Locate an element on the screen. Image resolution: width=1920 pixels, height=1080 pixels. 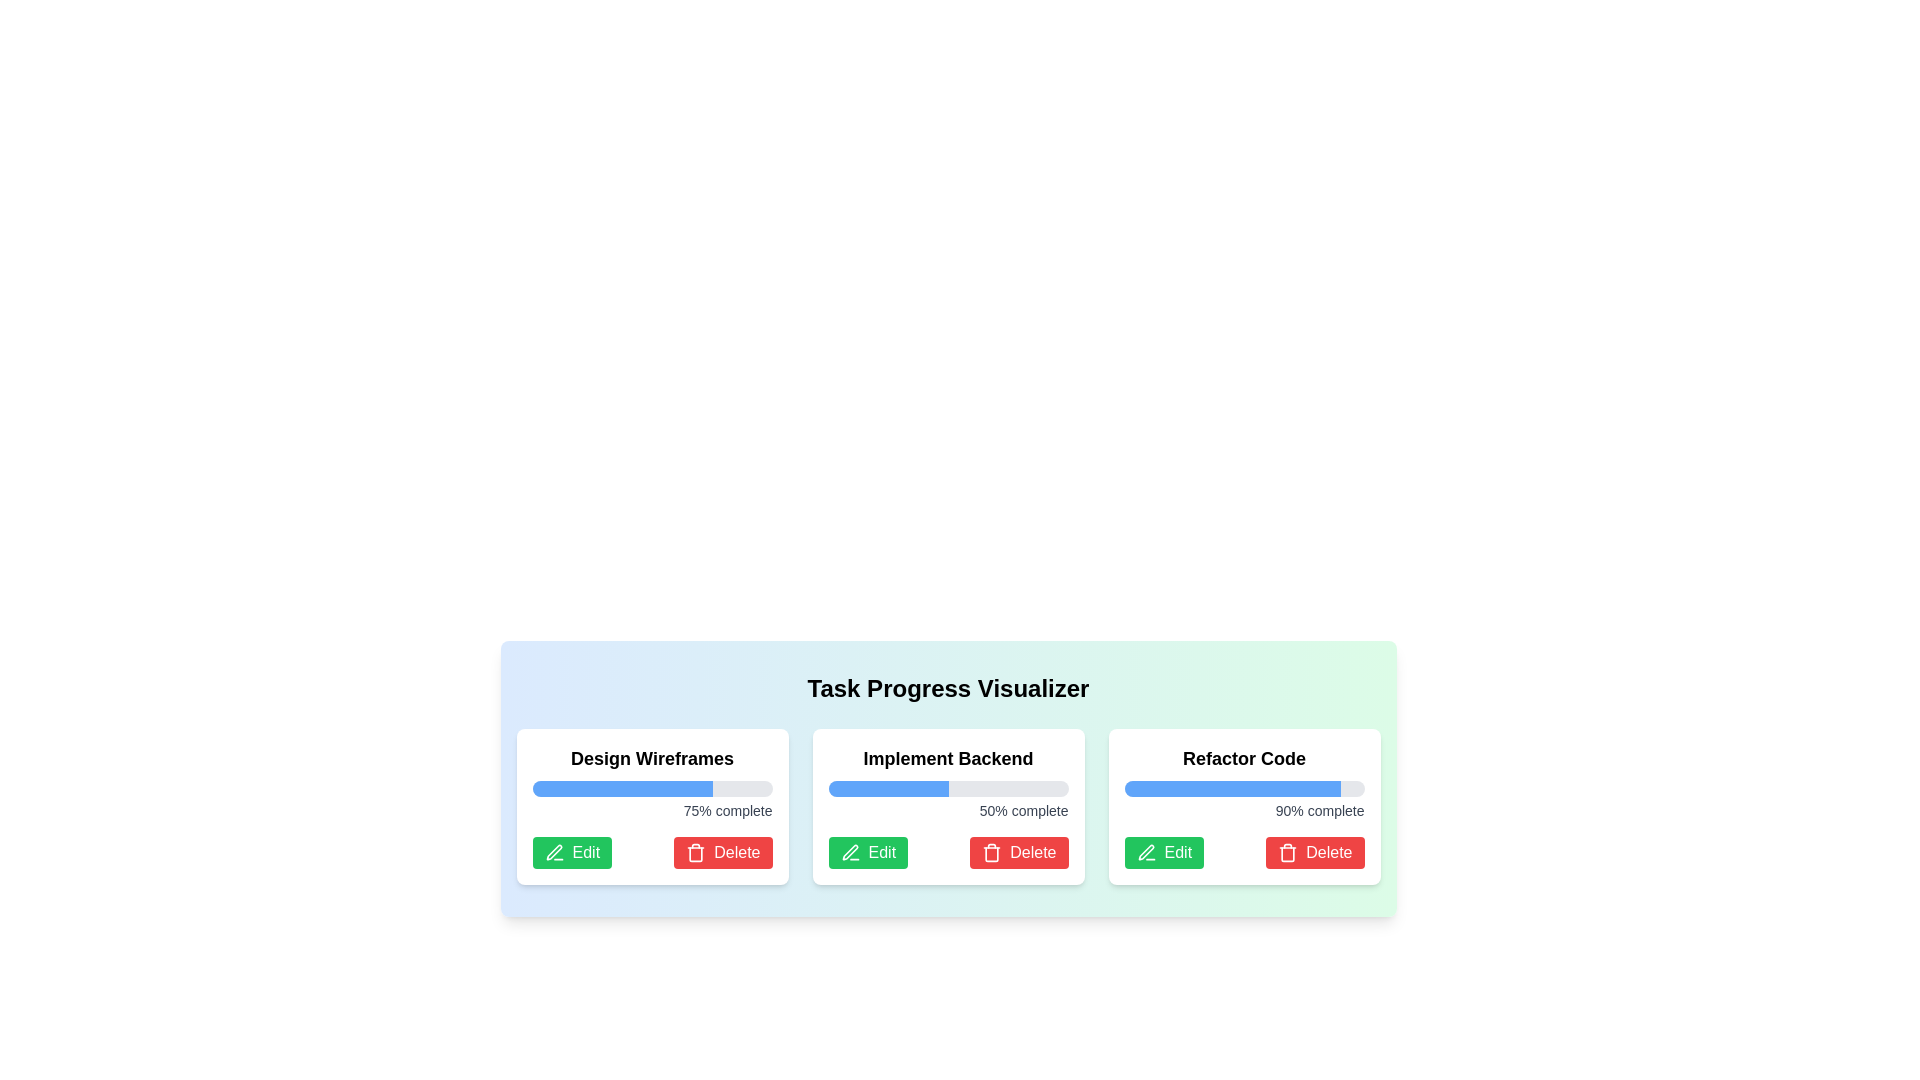
the Progress Bar that visually indicates 75% completion, located beneath the 'Design Wireframes' text and above the '75% complete' text is located at coordinates (652, 788).